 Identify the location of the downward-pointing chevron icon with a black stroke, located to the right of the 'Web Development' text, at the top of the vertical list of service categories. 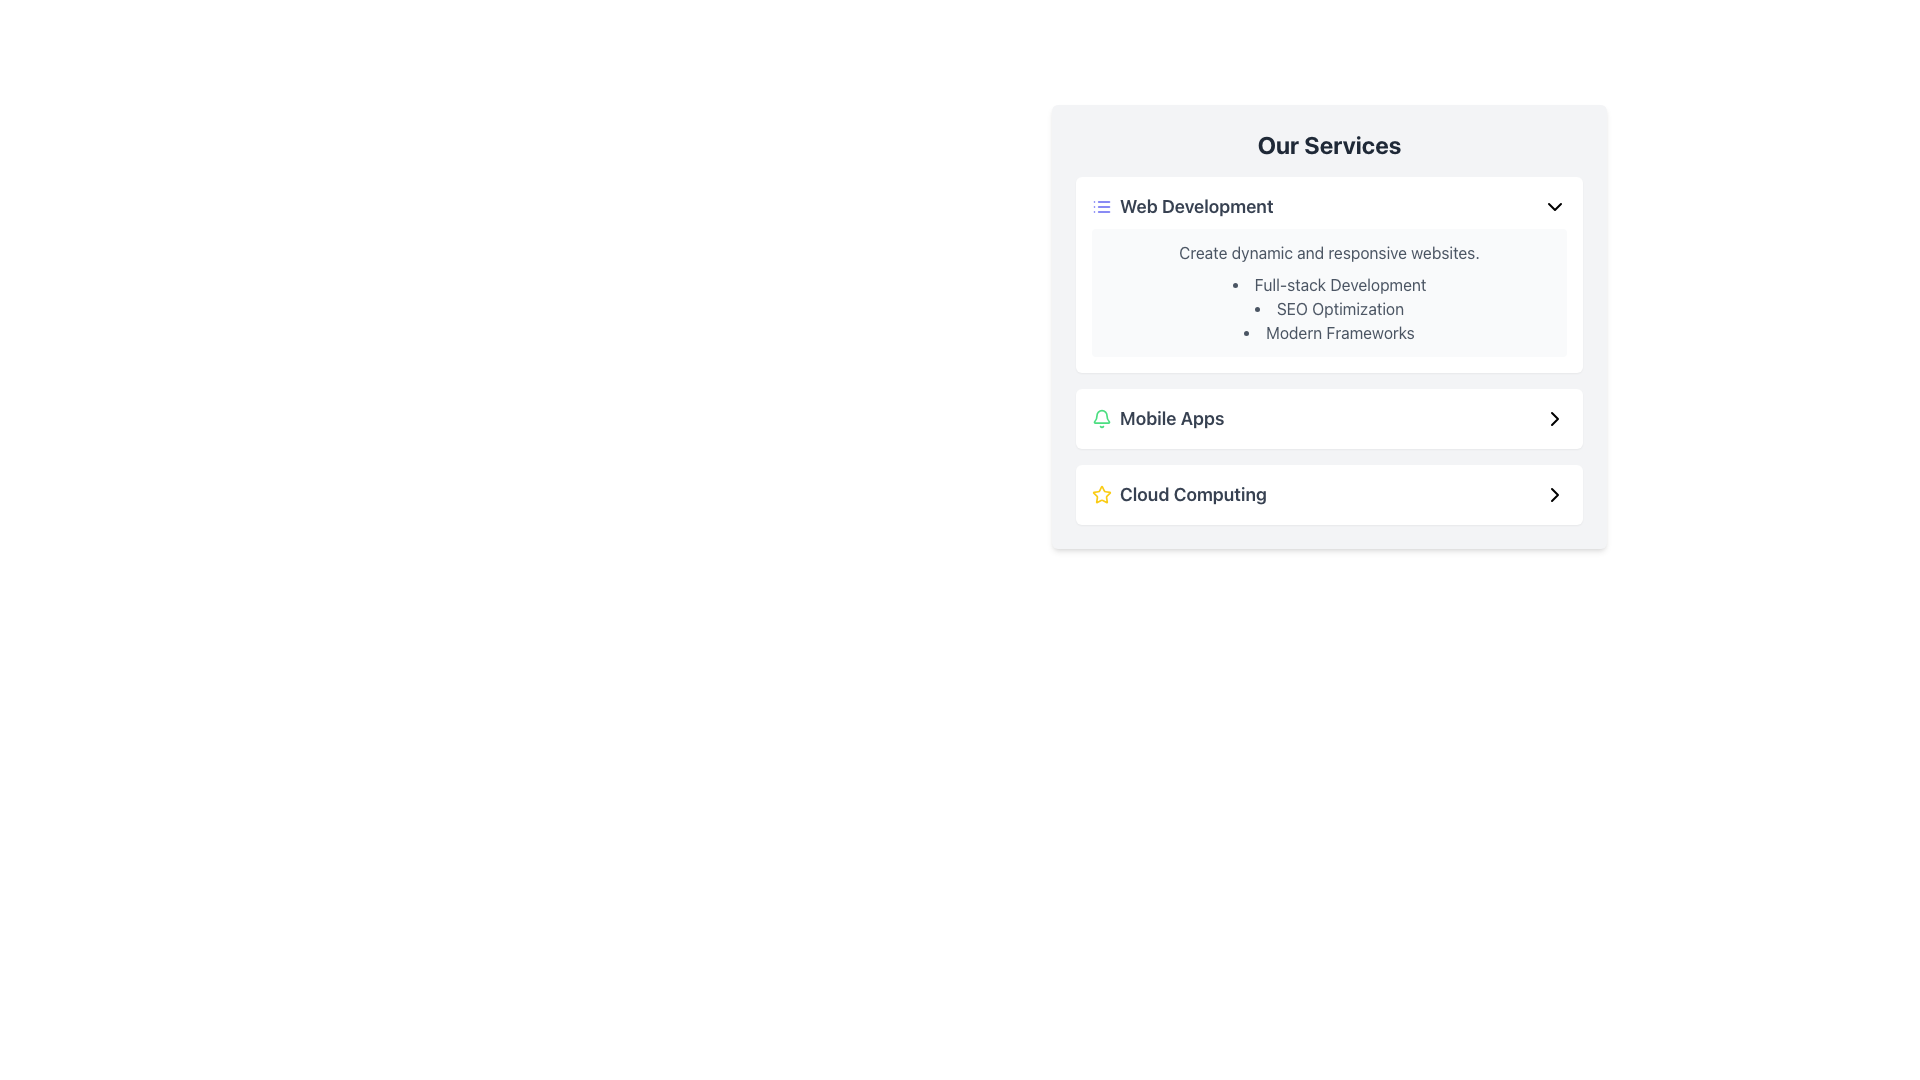
(1554, 207).